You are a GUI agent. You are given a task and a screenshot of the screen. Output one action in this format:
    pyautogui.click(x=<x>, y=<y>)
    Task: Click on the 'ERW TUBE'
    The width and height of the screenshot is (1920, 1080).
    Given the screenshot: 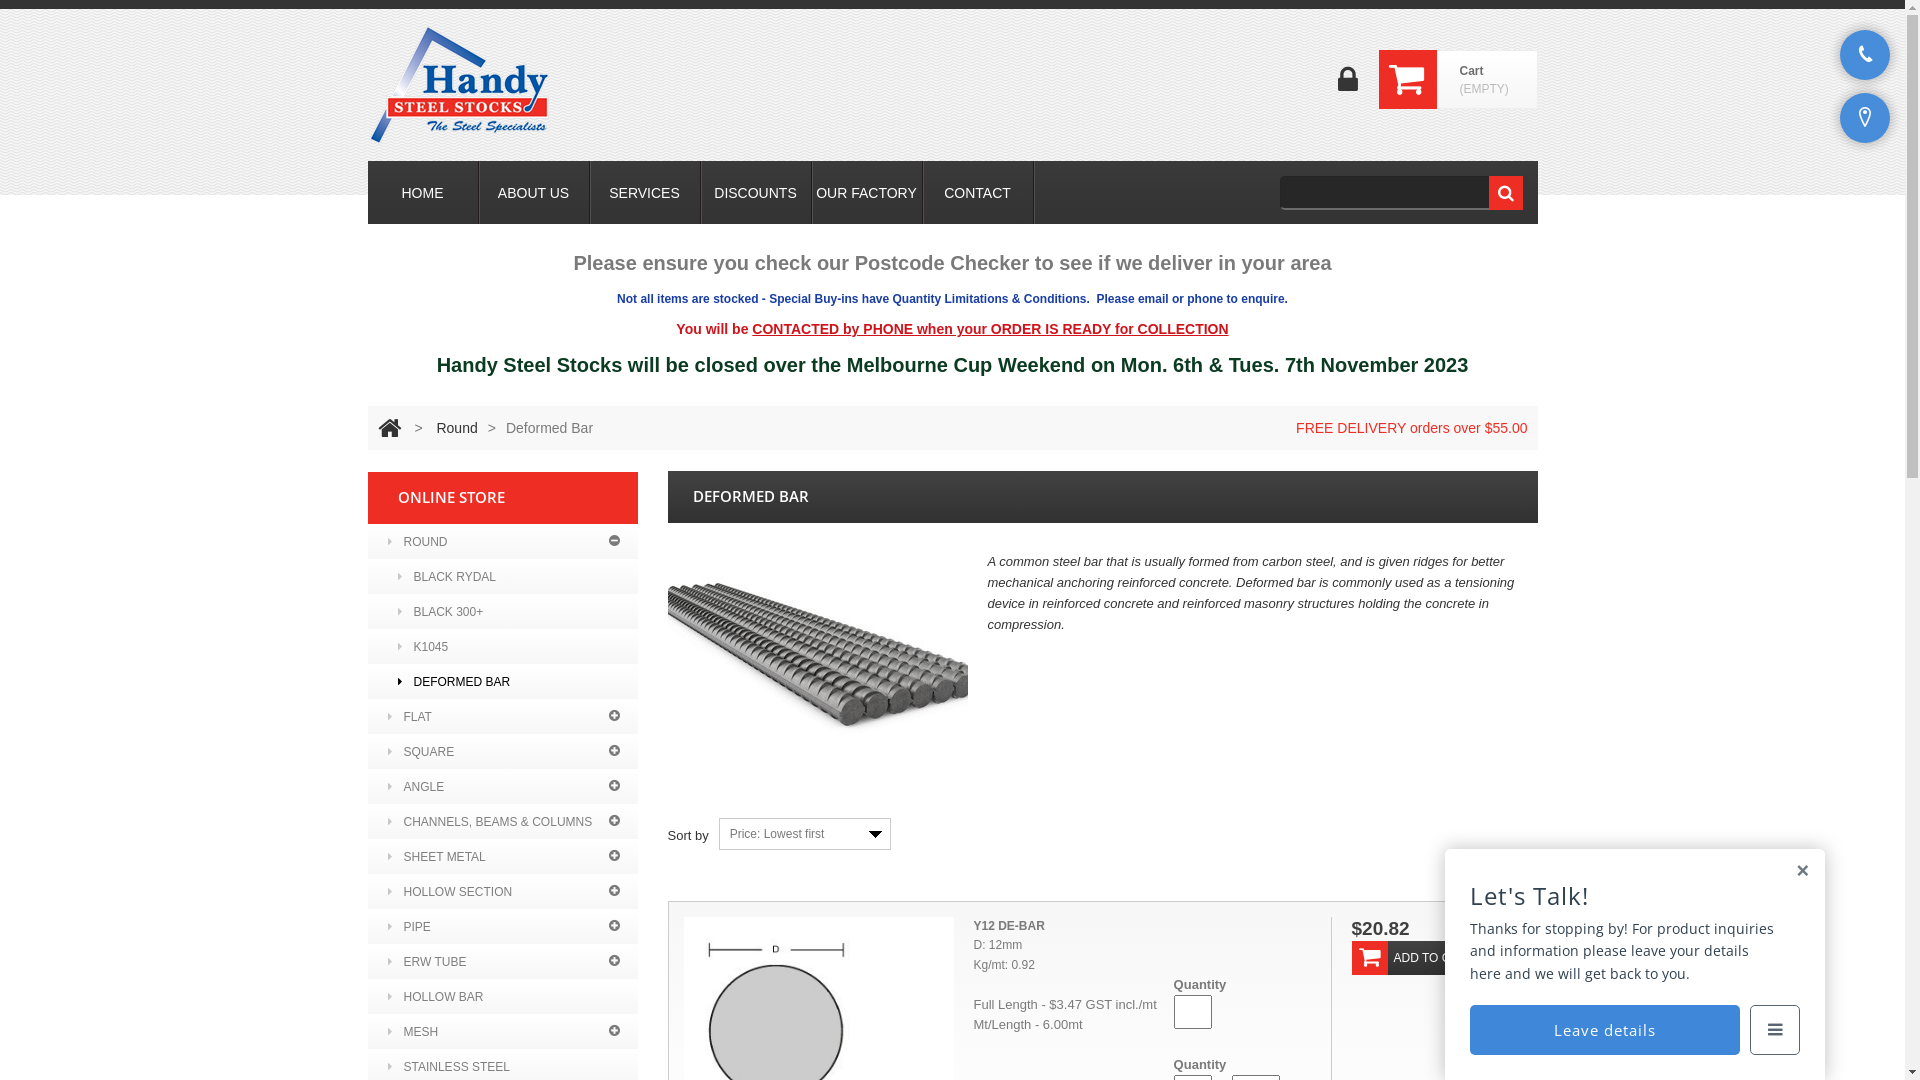 What is the action you would take?
    pyautogui.click(x=503, y=960)
    